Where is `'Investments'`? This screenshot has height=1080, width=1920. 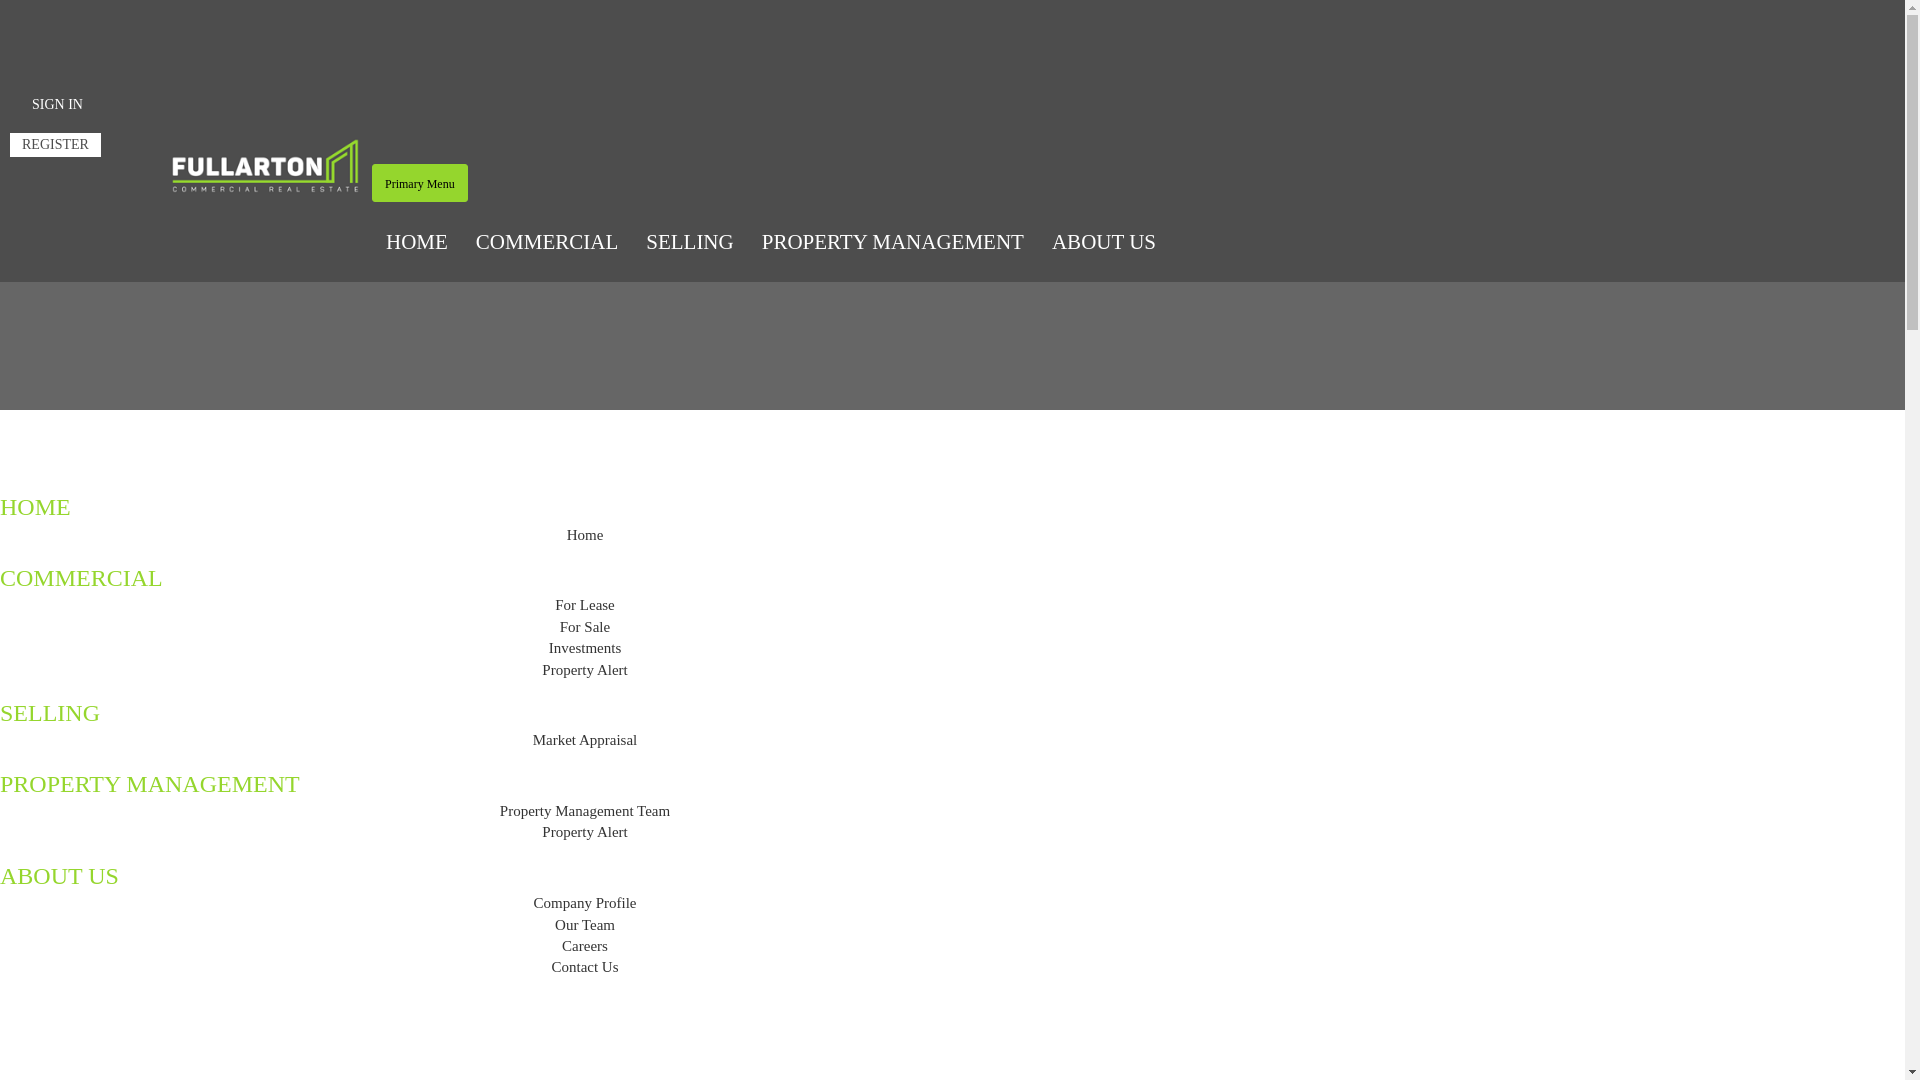 'Investments' is located at coordinates (584, 648).